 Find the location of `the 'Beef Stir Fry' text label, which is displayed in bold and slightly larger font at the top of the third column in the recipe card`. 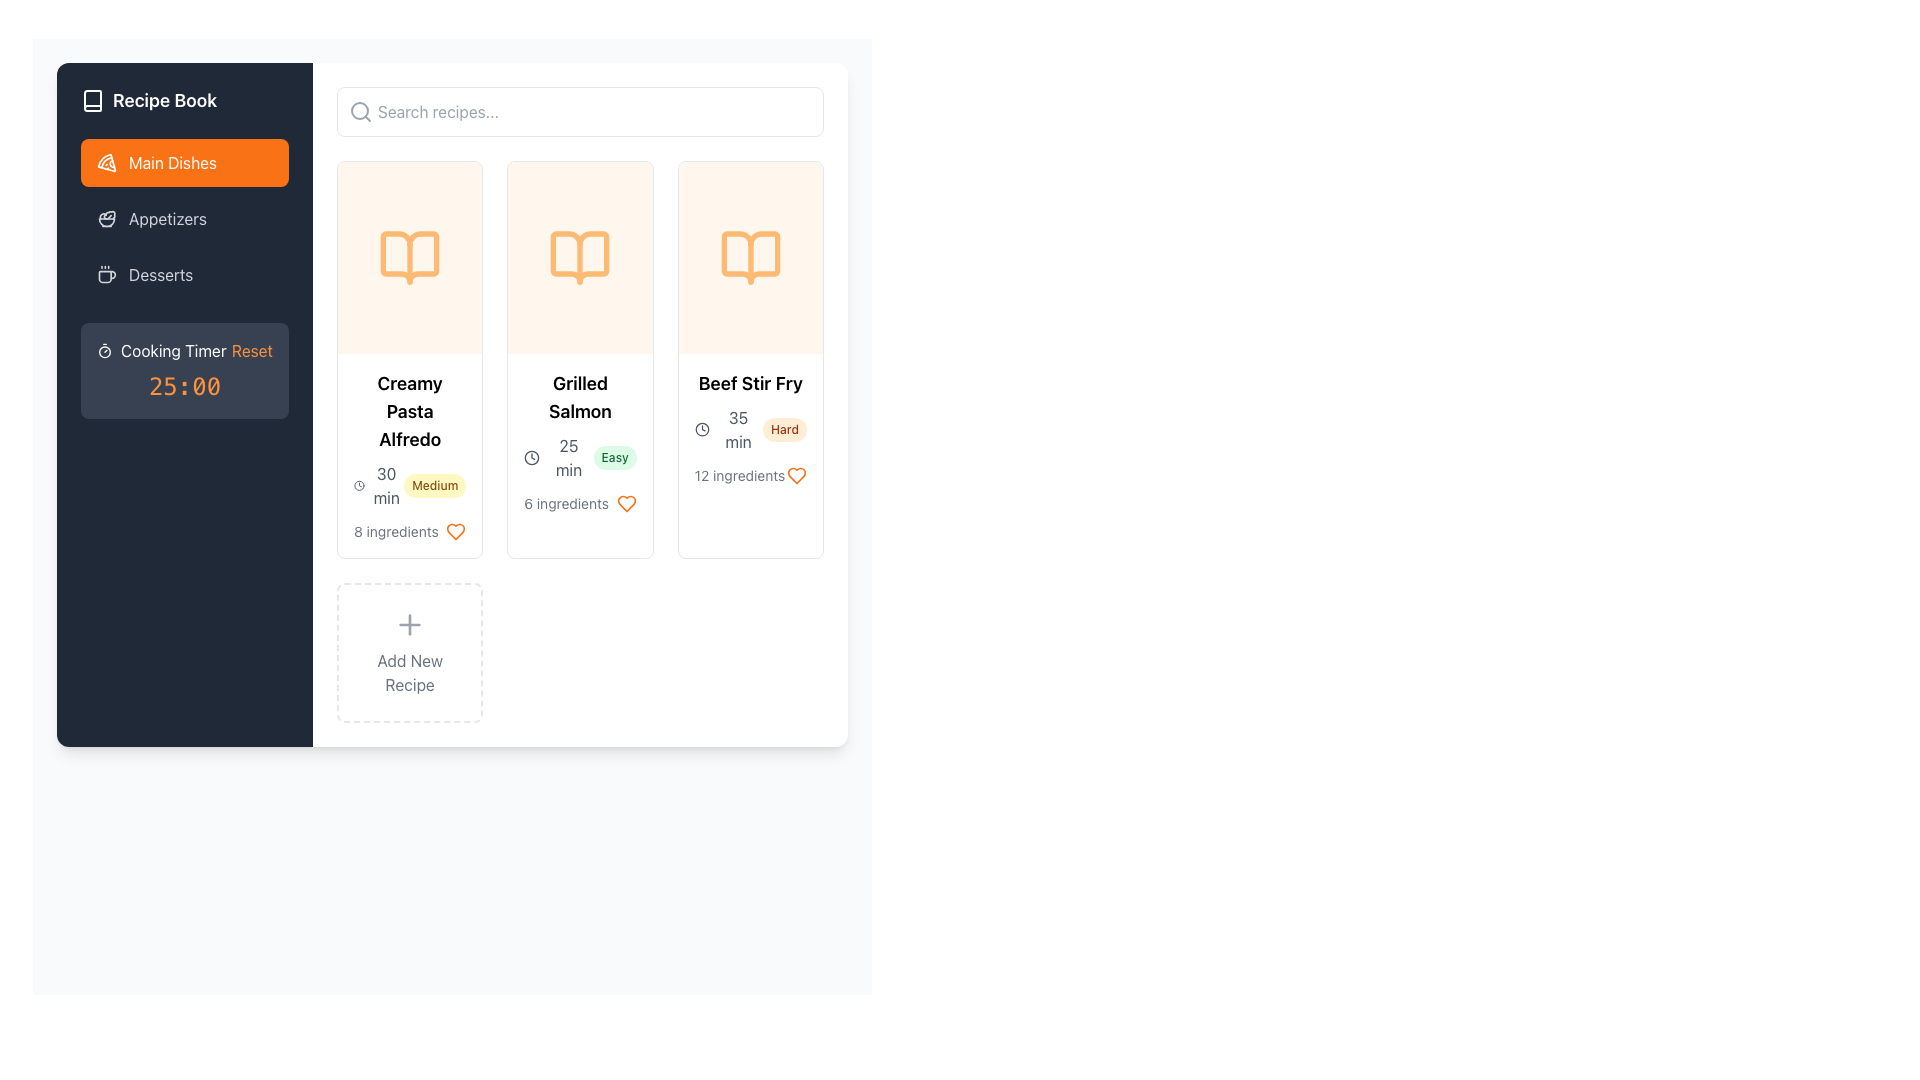

the 'Beef Stir Fry' text label, which is displayed in bold and slightly larger font at the top of the third column in the recipe card is located at coordinates (749, 384).